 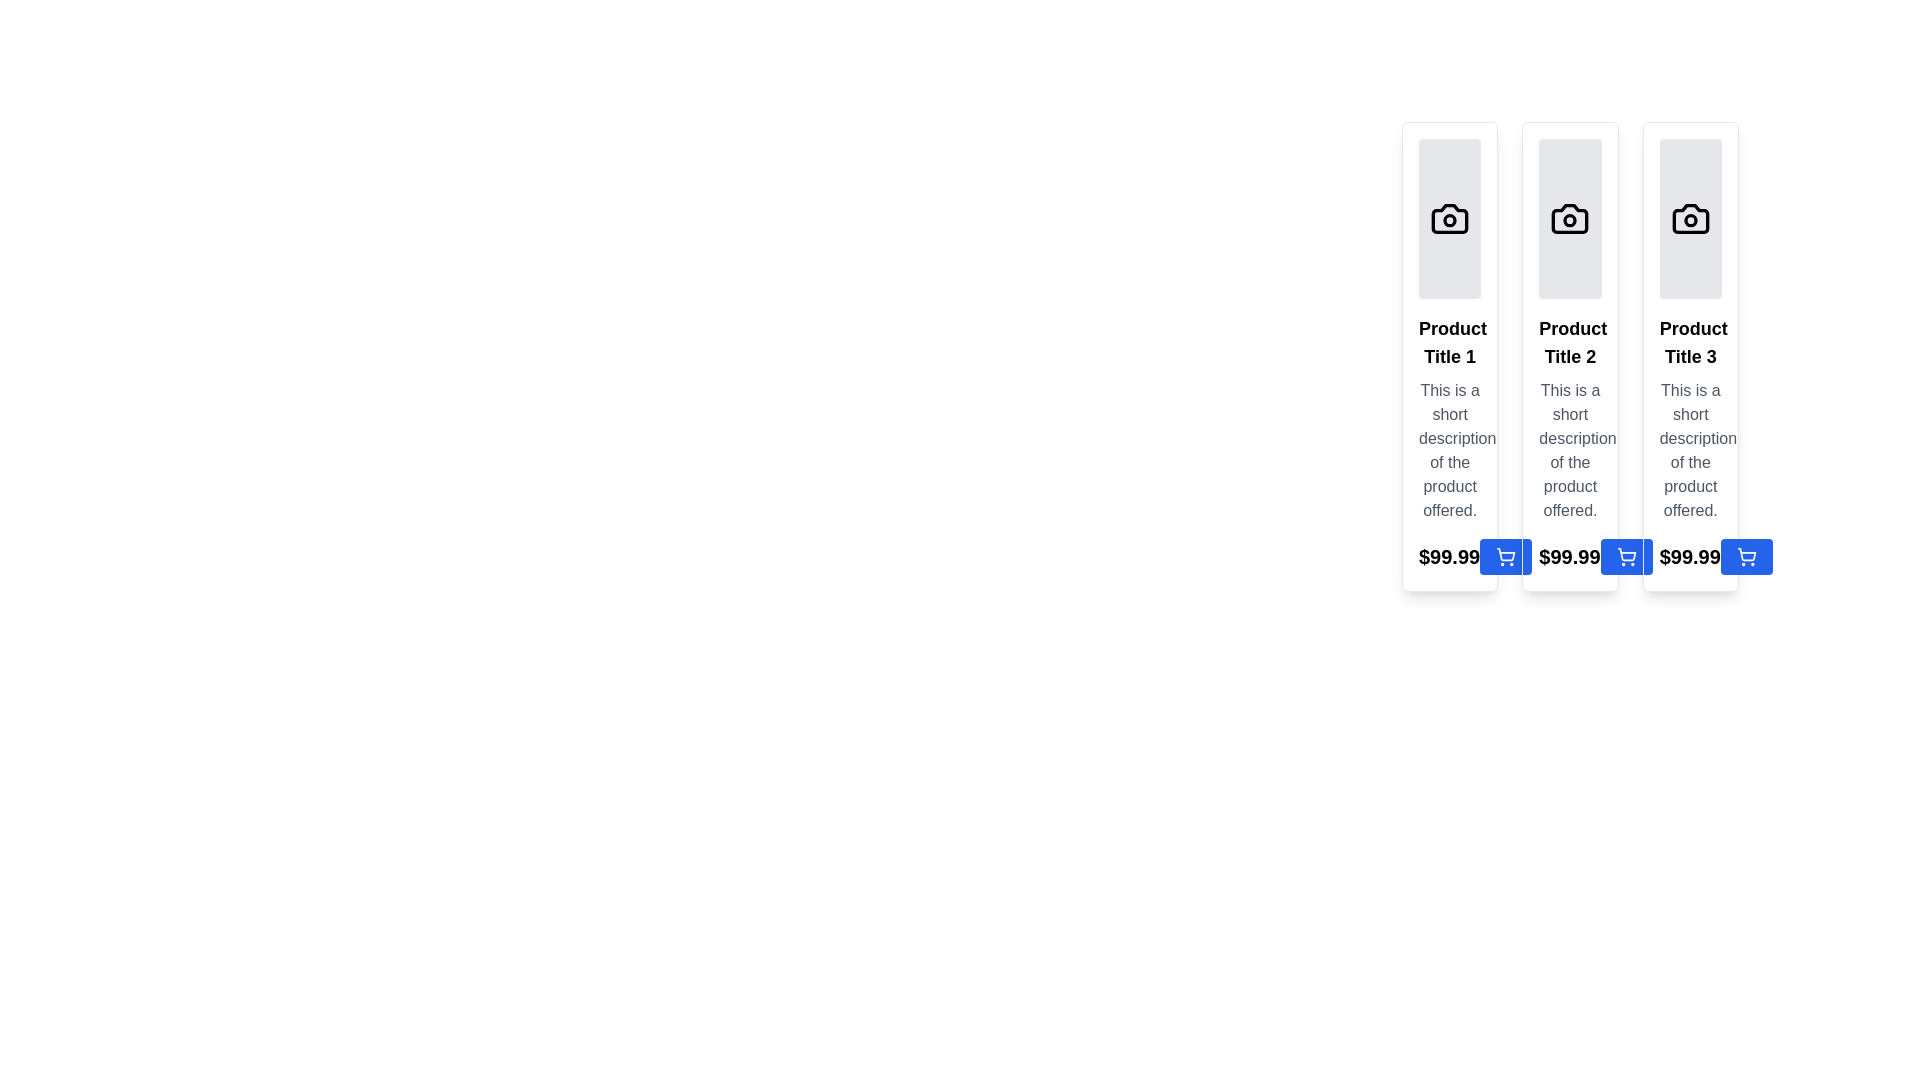 What do you see at coordinates (1689, 342) in the screenshot?
I see `the text label displaying 'Product Title 3' to potentially reveal additional information` at bounding box center [1689, 342].